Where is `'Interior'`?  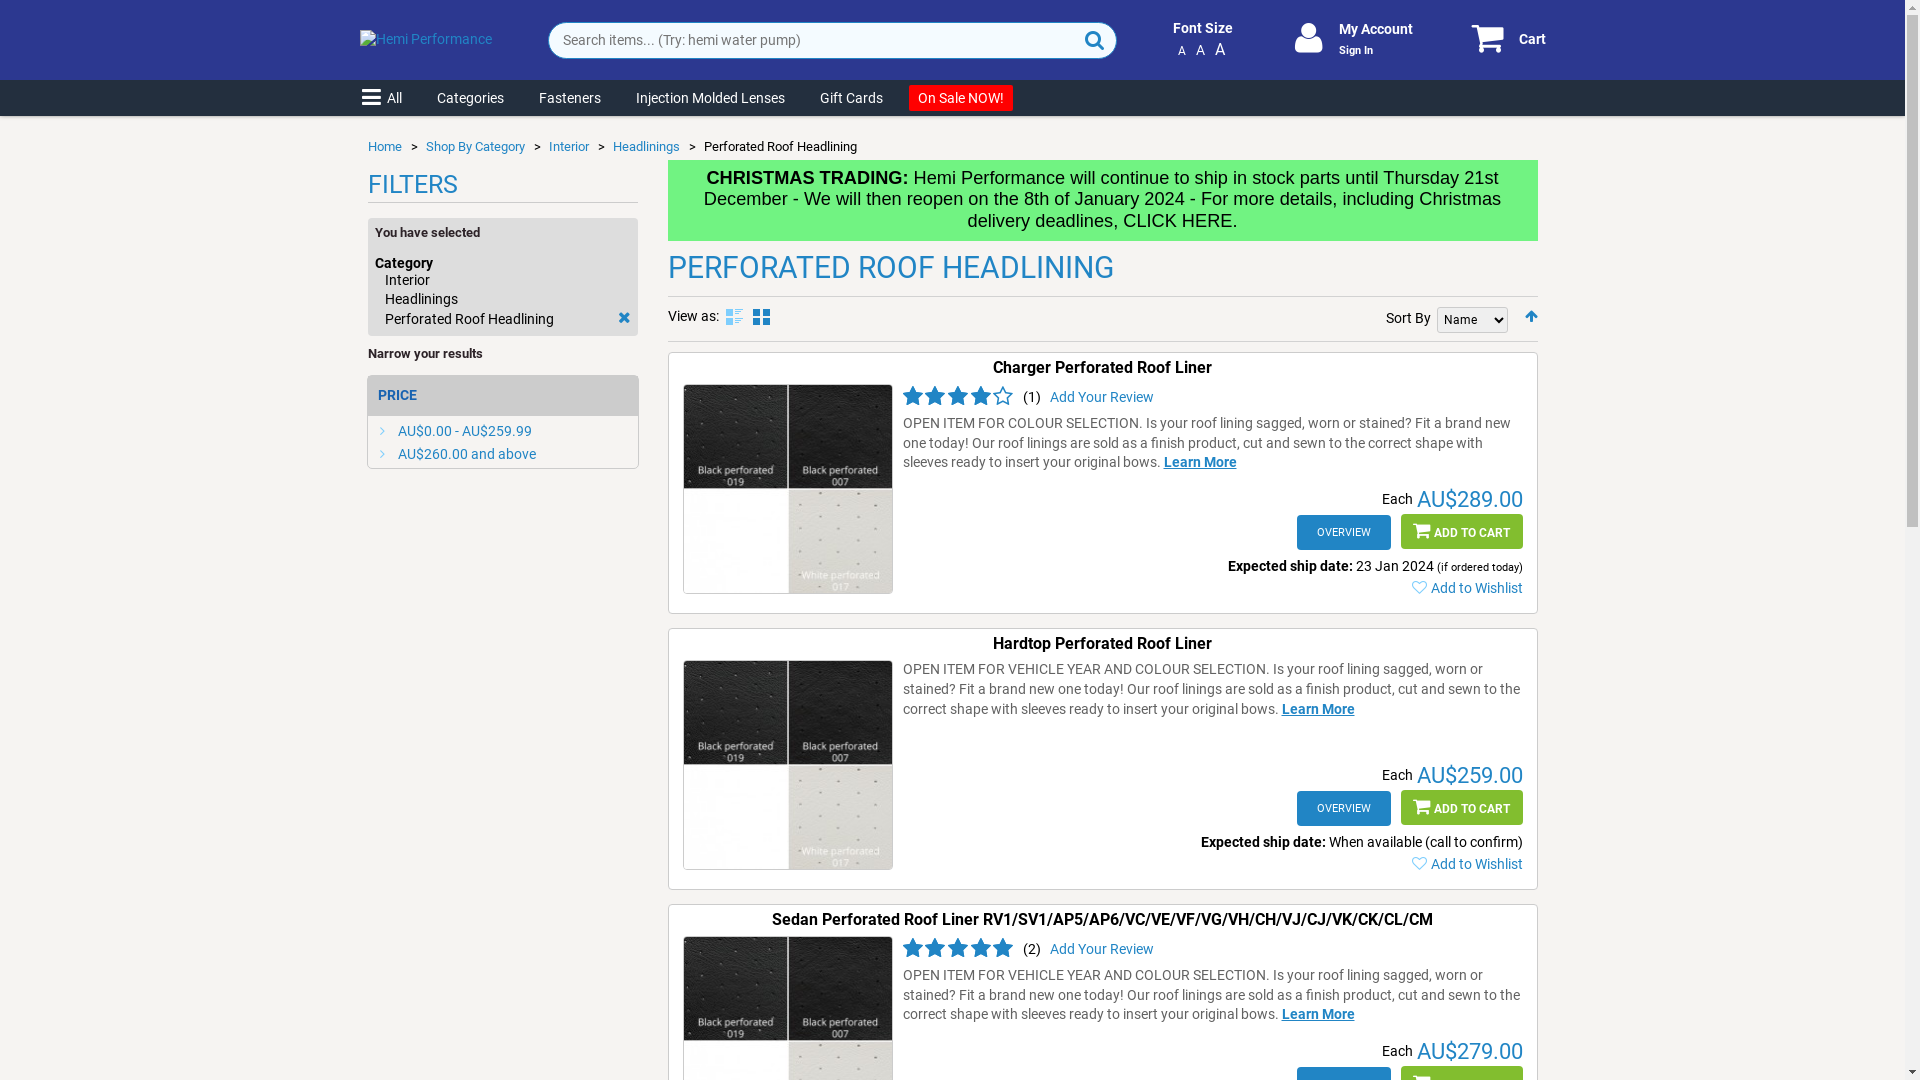 'Interior' is located at coordinates (566, 145).